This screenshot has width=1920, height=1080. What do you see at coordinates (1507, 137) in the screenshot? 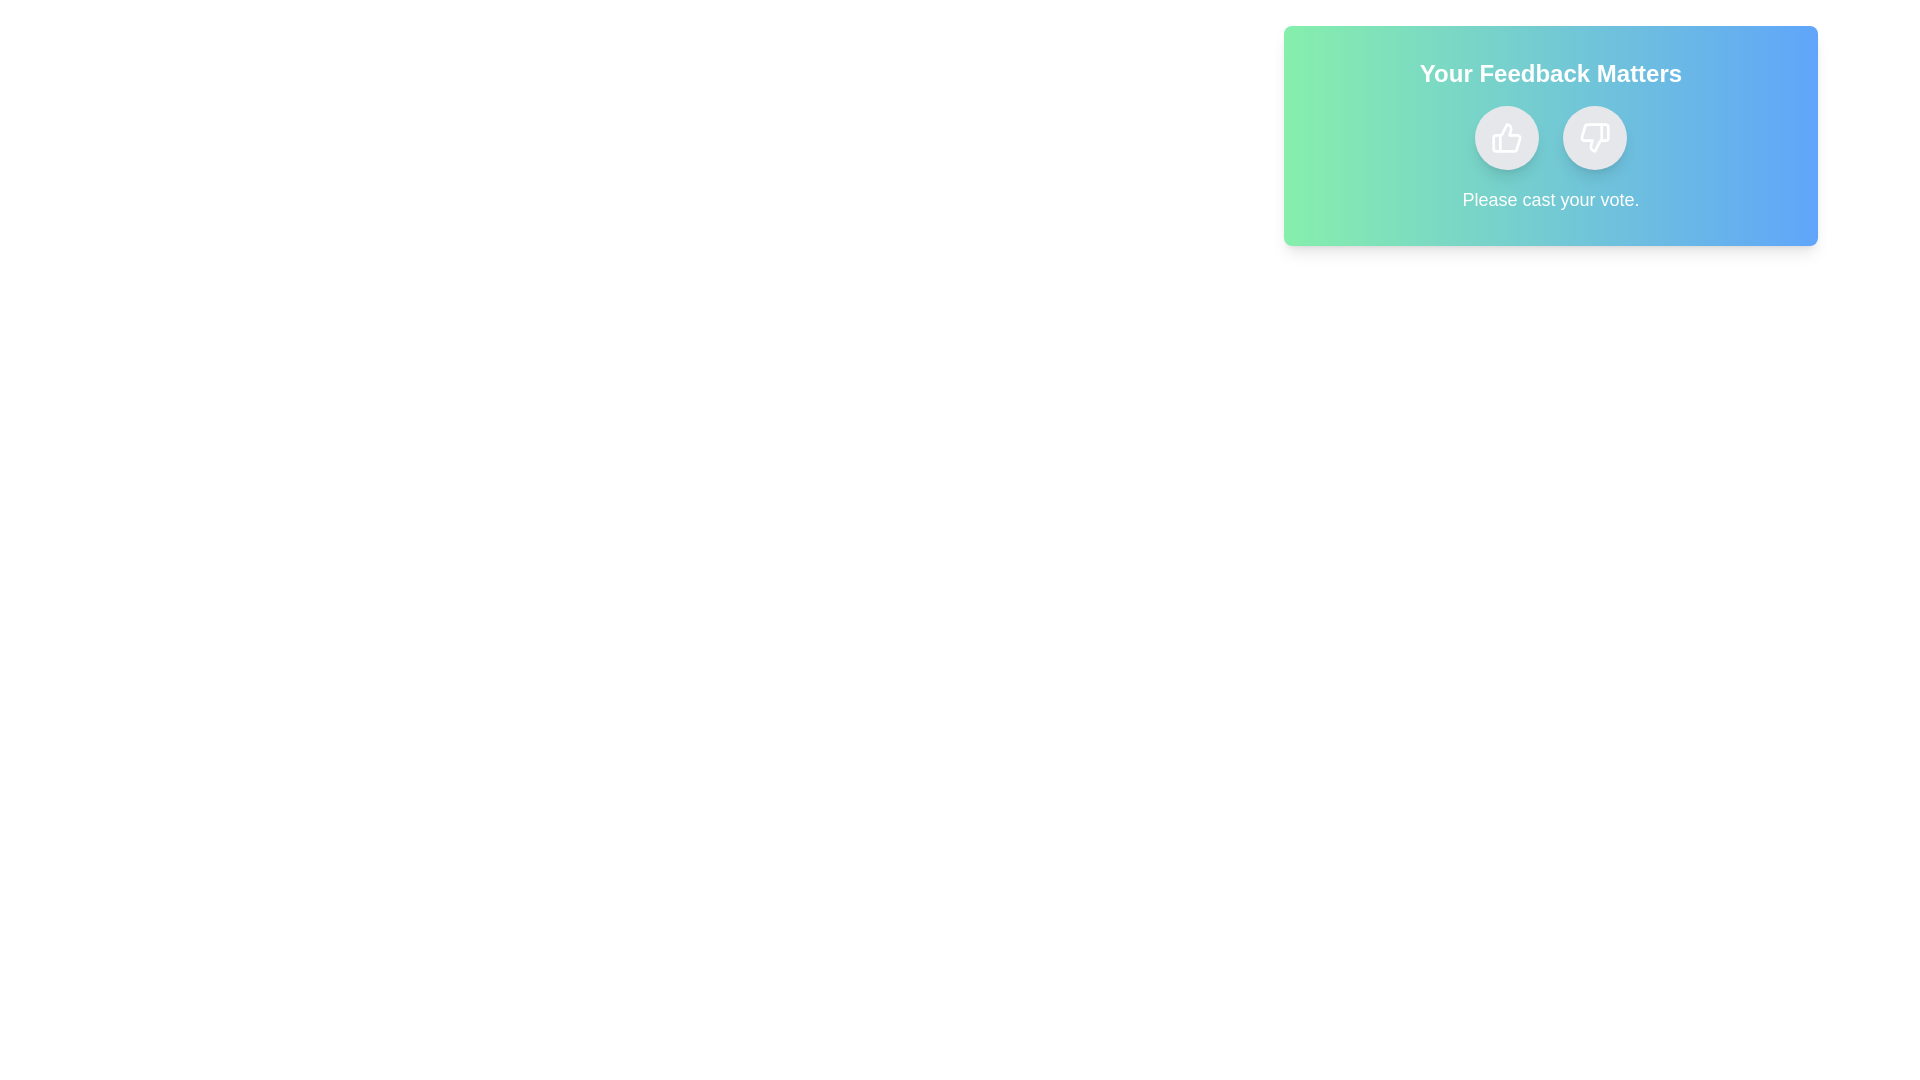
I see `the like button to observe the hover effect` at bounding box center [1507, 137].